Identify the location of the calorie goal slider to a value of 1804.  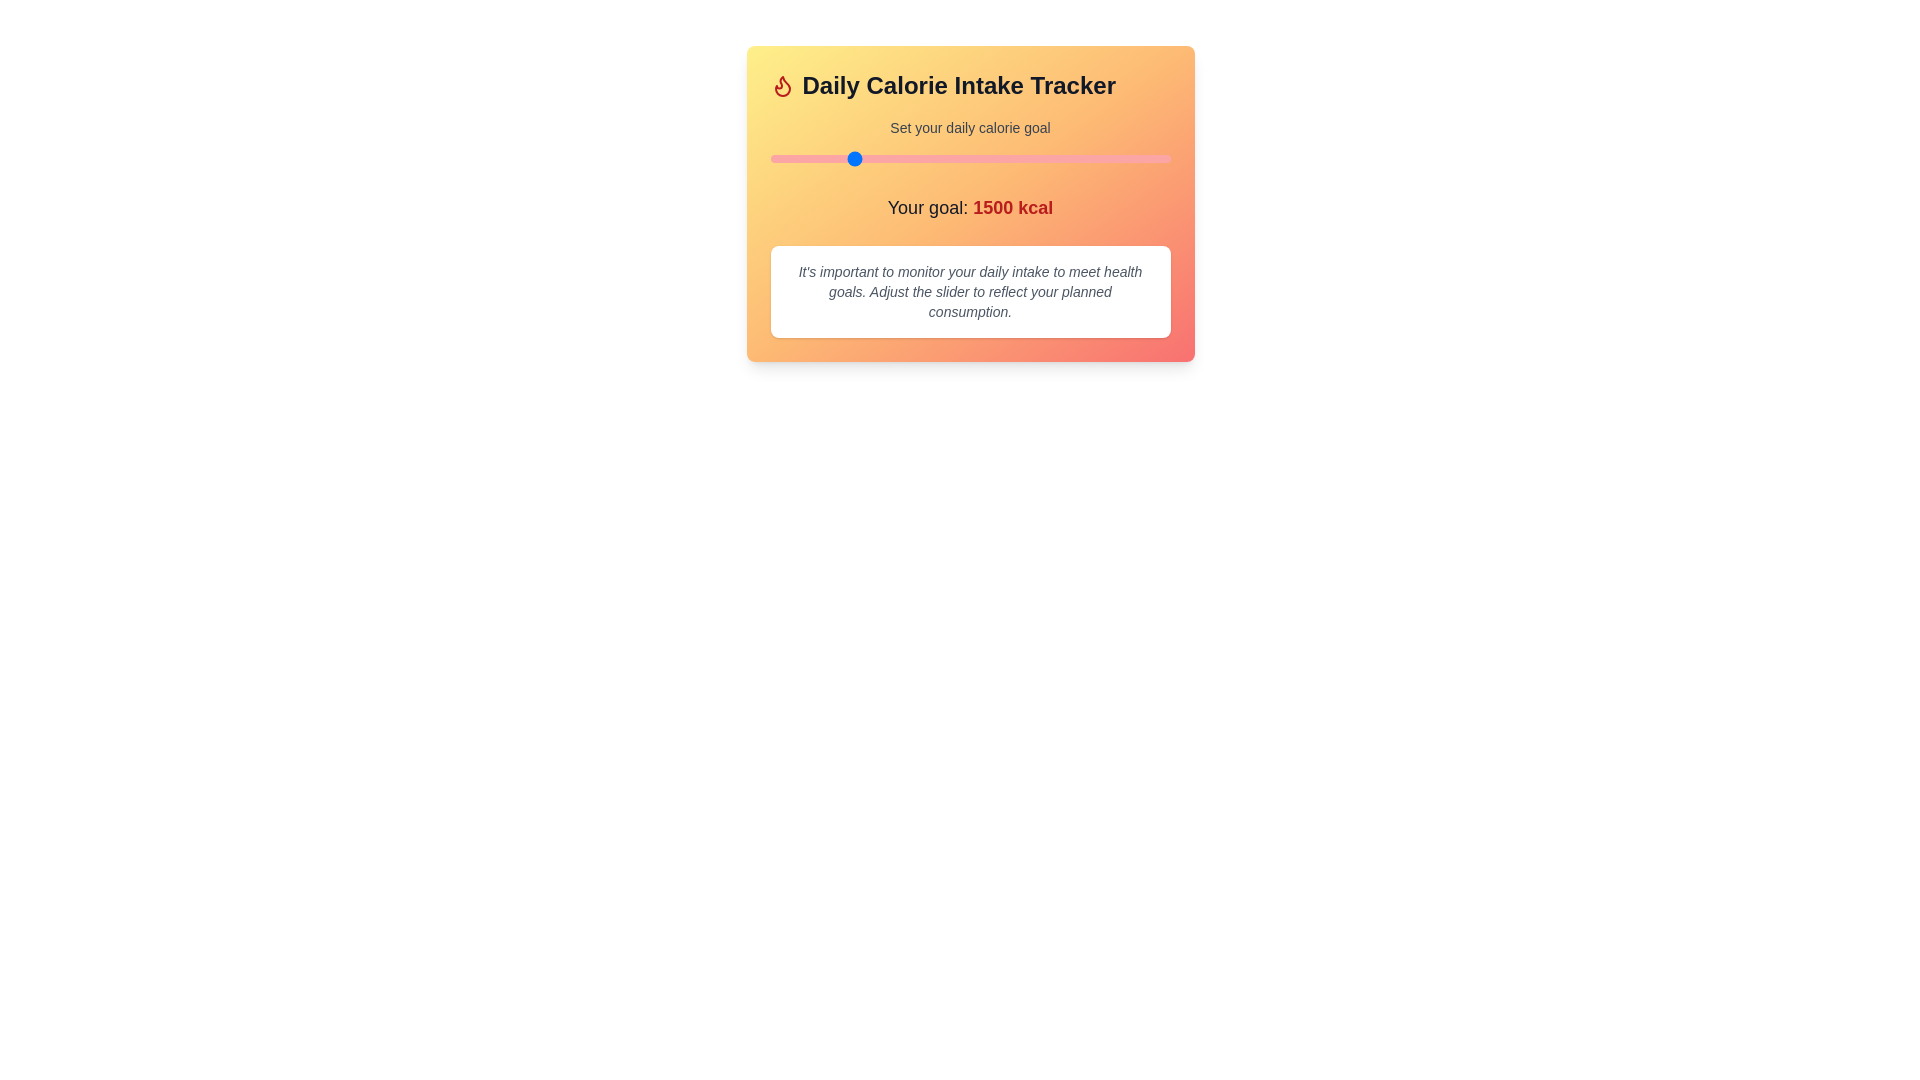
(898, 157).